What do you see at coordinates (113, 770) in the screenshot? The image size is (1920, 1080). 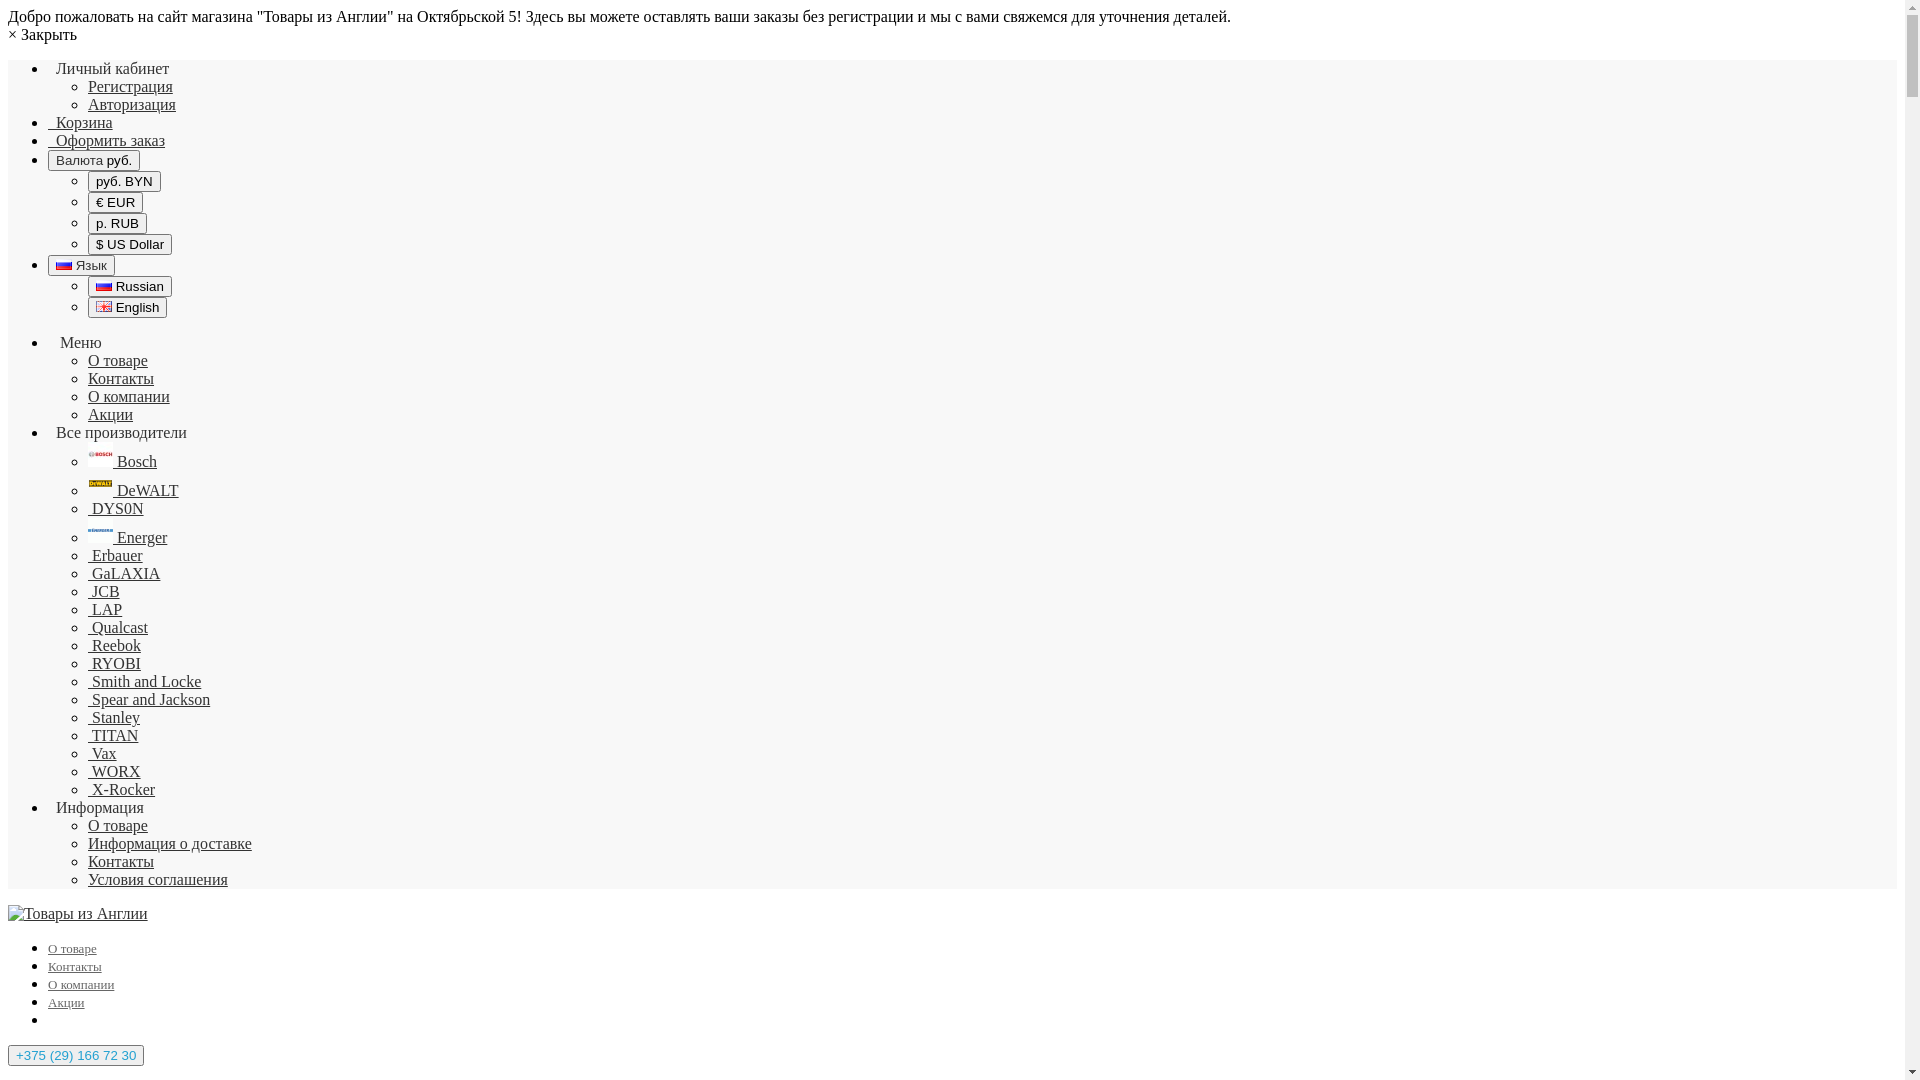 I see `'WORX'` at bounding box center [113, 770].